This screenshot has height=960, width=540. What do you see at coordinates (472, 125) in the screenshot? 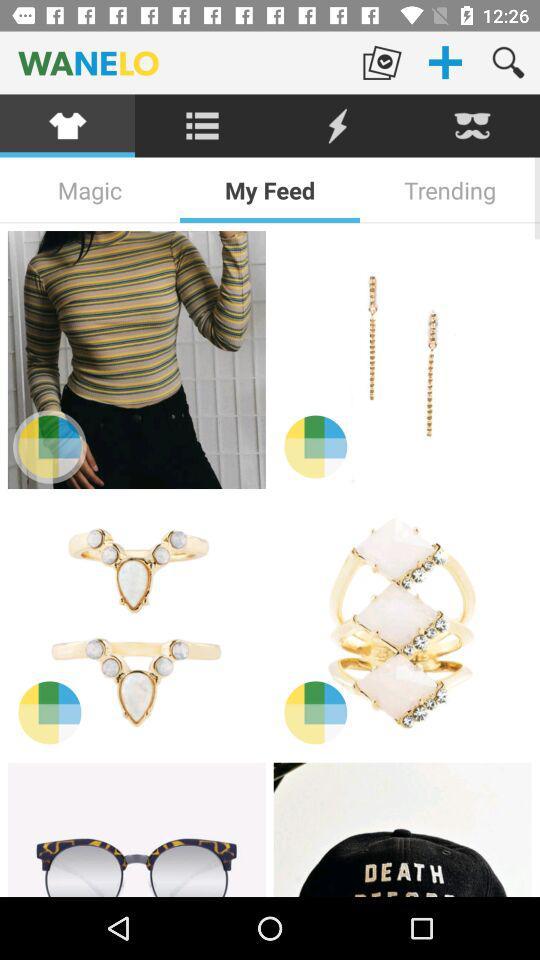
I see `face options` at bounding box center [472, 125].